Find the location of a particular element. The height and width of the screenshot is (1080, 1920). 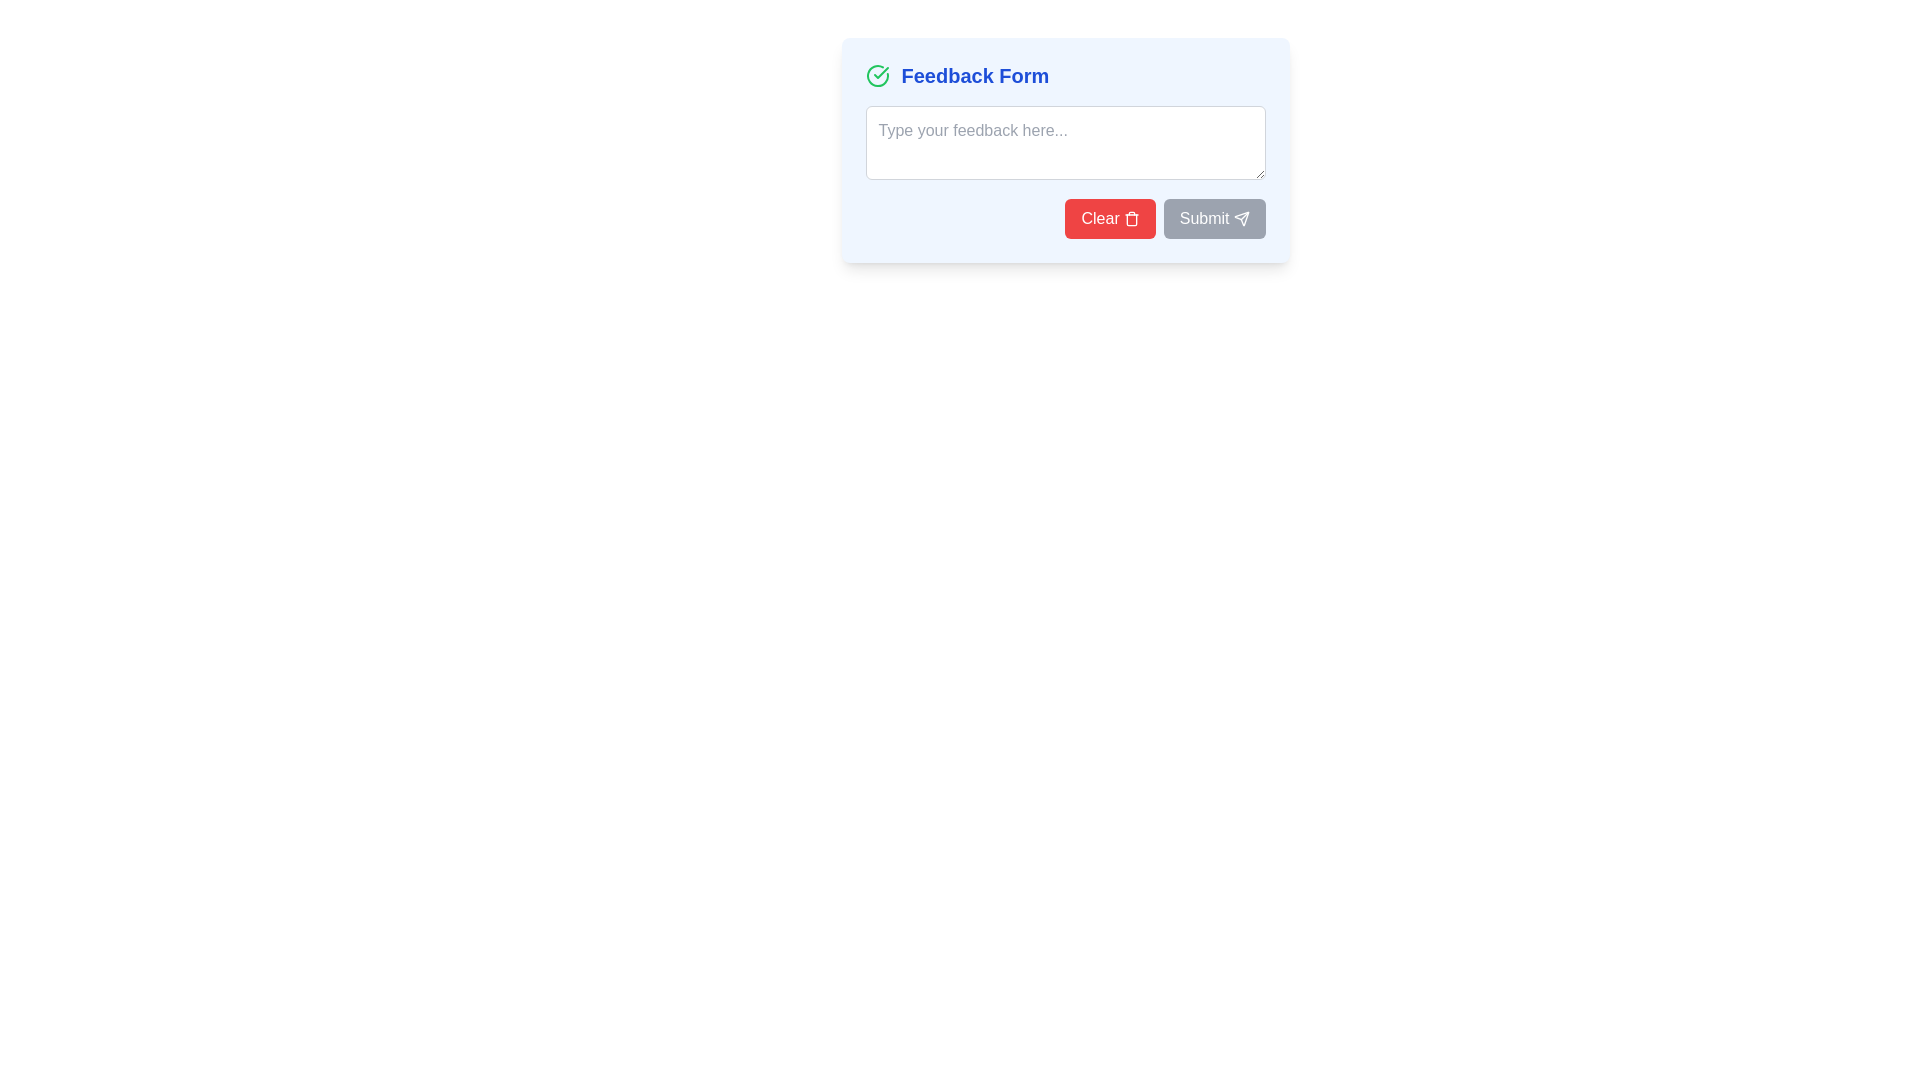

the visual indicator icon located at the top-left corner of the feedback form, which marks the form as successfully validated is located at coordinates (877, 75).